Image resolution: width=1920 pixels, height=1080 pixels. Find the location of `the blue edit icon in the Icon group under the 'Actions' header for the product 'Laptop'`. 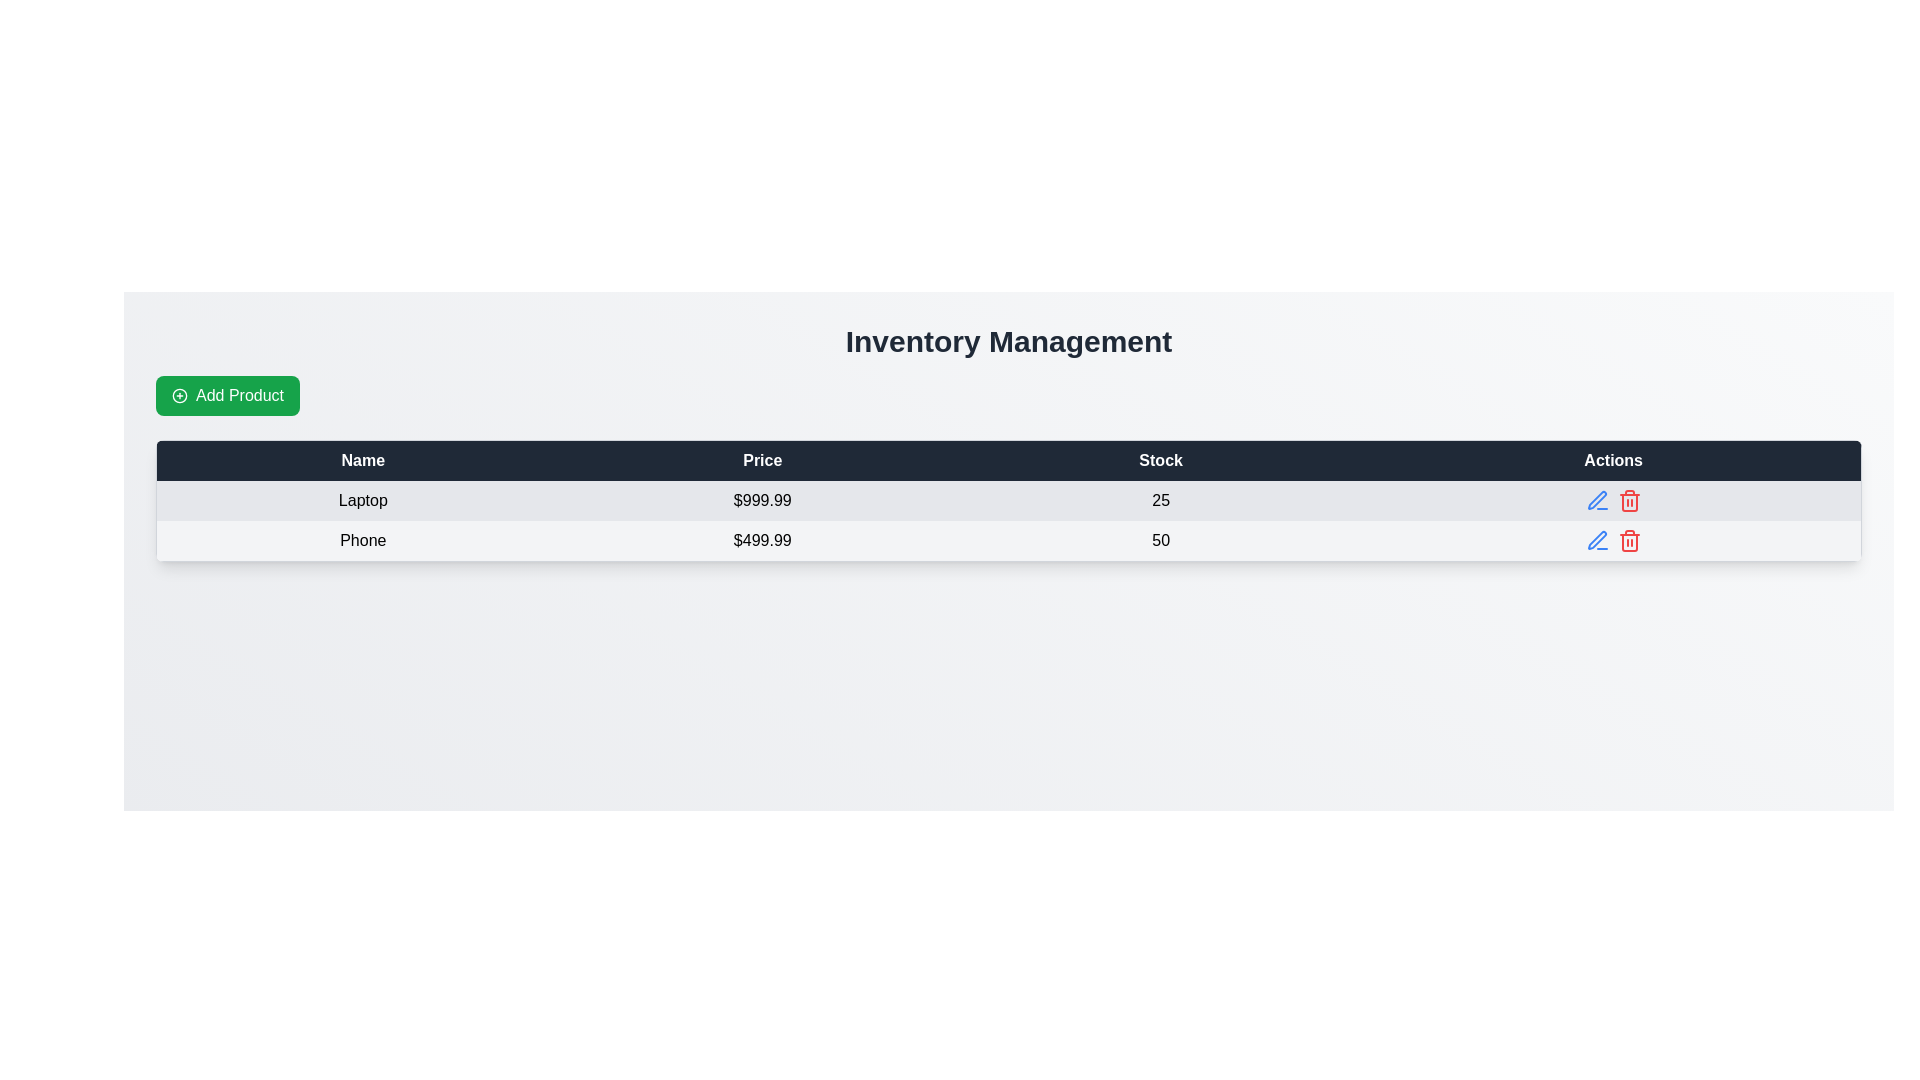

the blue edit icon in the Icon group under the 'Actions' header for the product 'Laptop' is located at coordinates (1613, 500).